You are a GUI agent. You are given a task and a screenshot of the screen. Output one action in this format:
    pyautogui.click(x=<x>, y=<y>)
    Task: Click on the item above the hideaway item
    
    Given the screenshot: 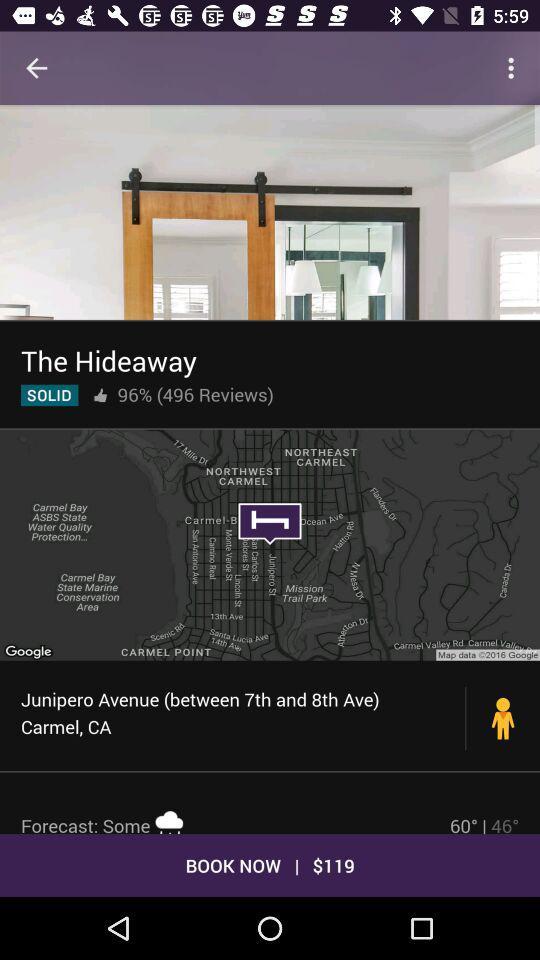 What is the action you would take?
    pyautogui.click(x=270, y=212)
    